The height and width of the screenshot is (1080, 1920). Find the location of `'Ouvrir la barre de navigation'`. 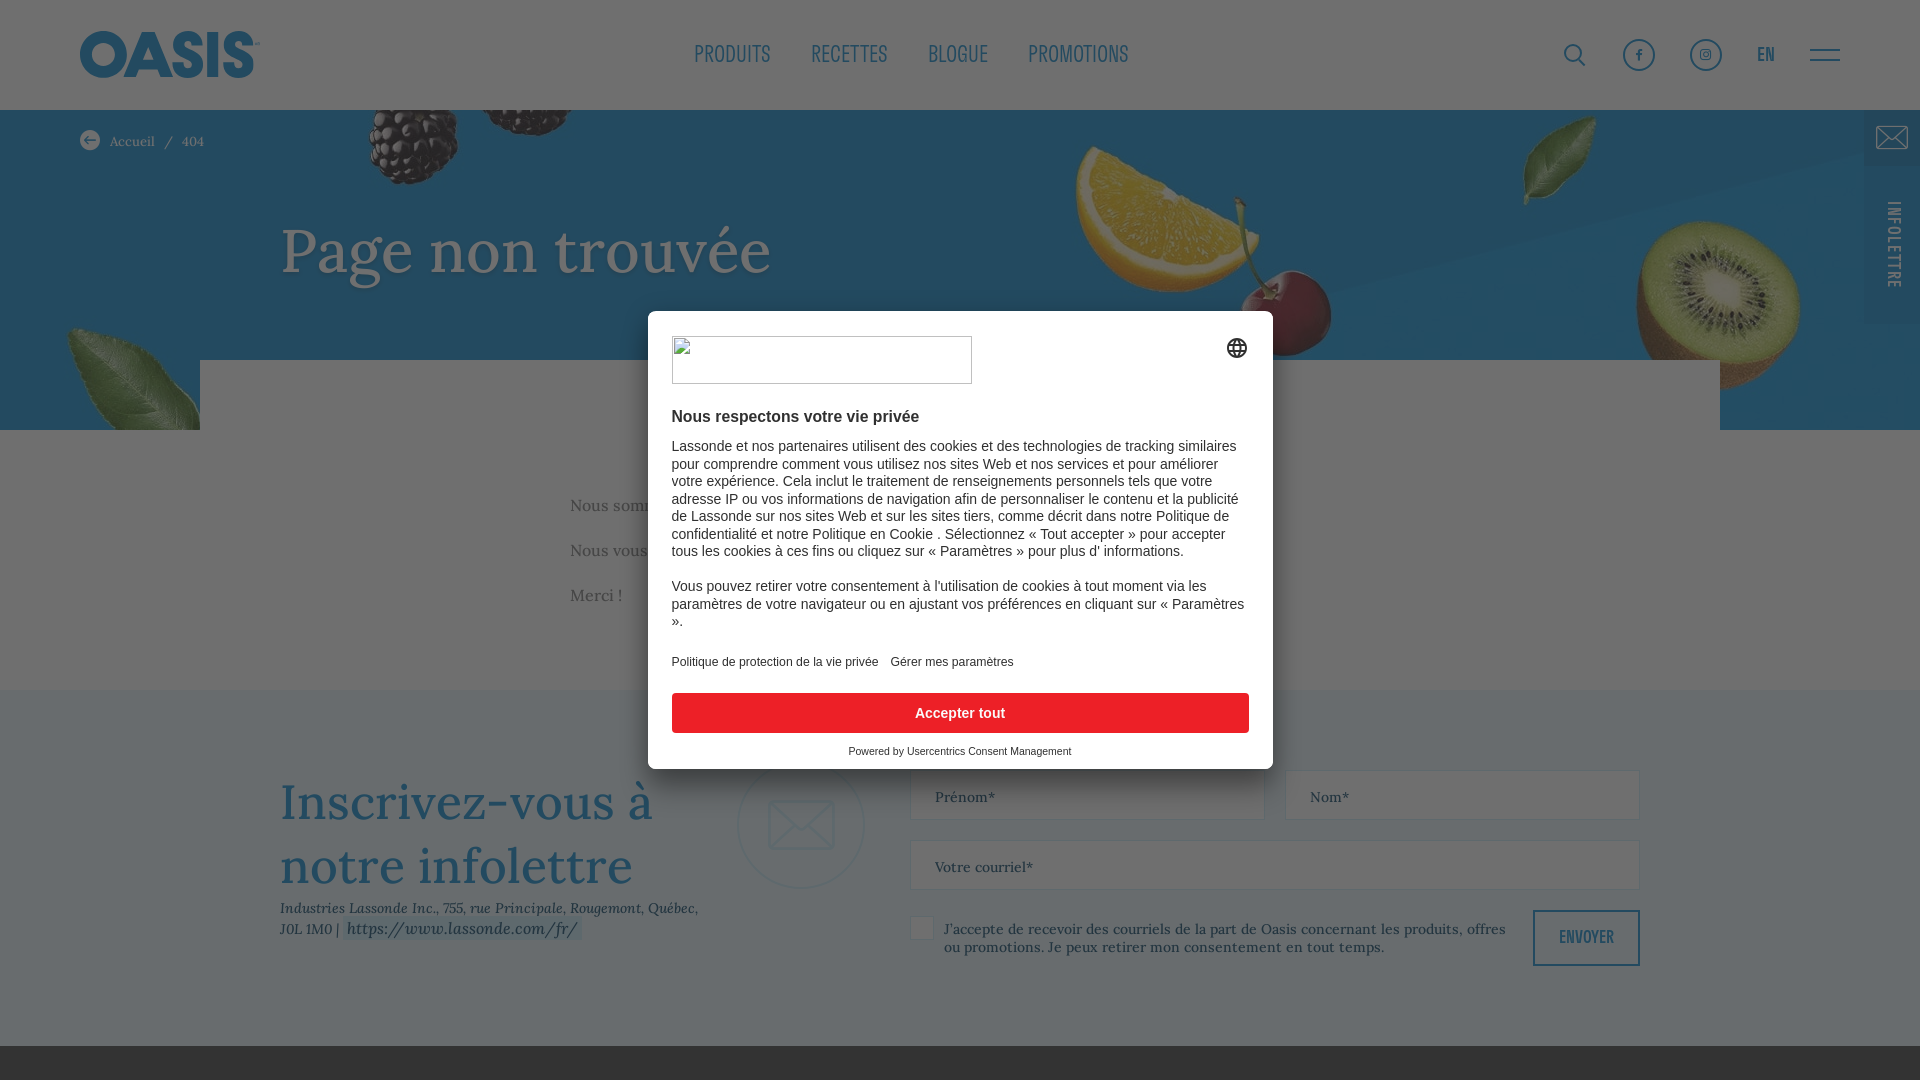

'Ouvrir la barre de navigation' is located at coordinates (1824, 53).